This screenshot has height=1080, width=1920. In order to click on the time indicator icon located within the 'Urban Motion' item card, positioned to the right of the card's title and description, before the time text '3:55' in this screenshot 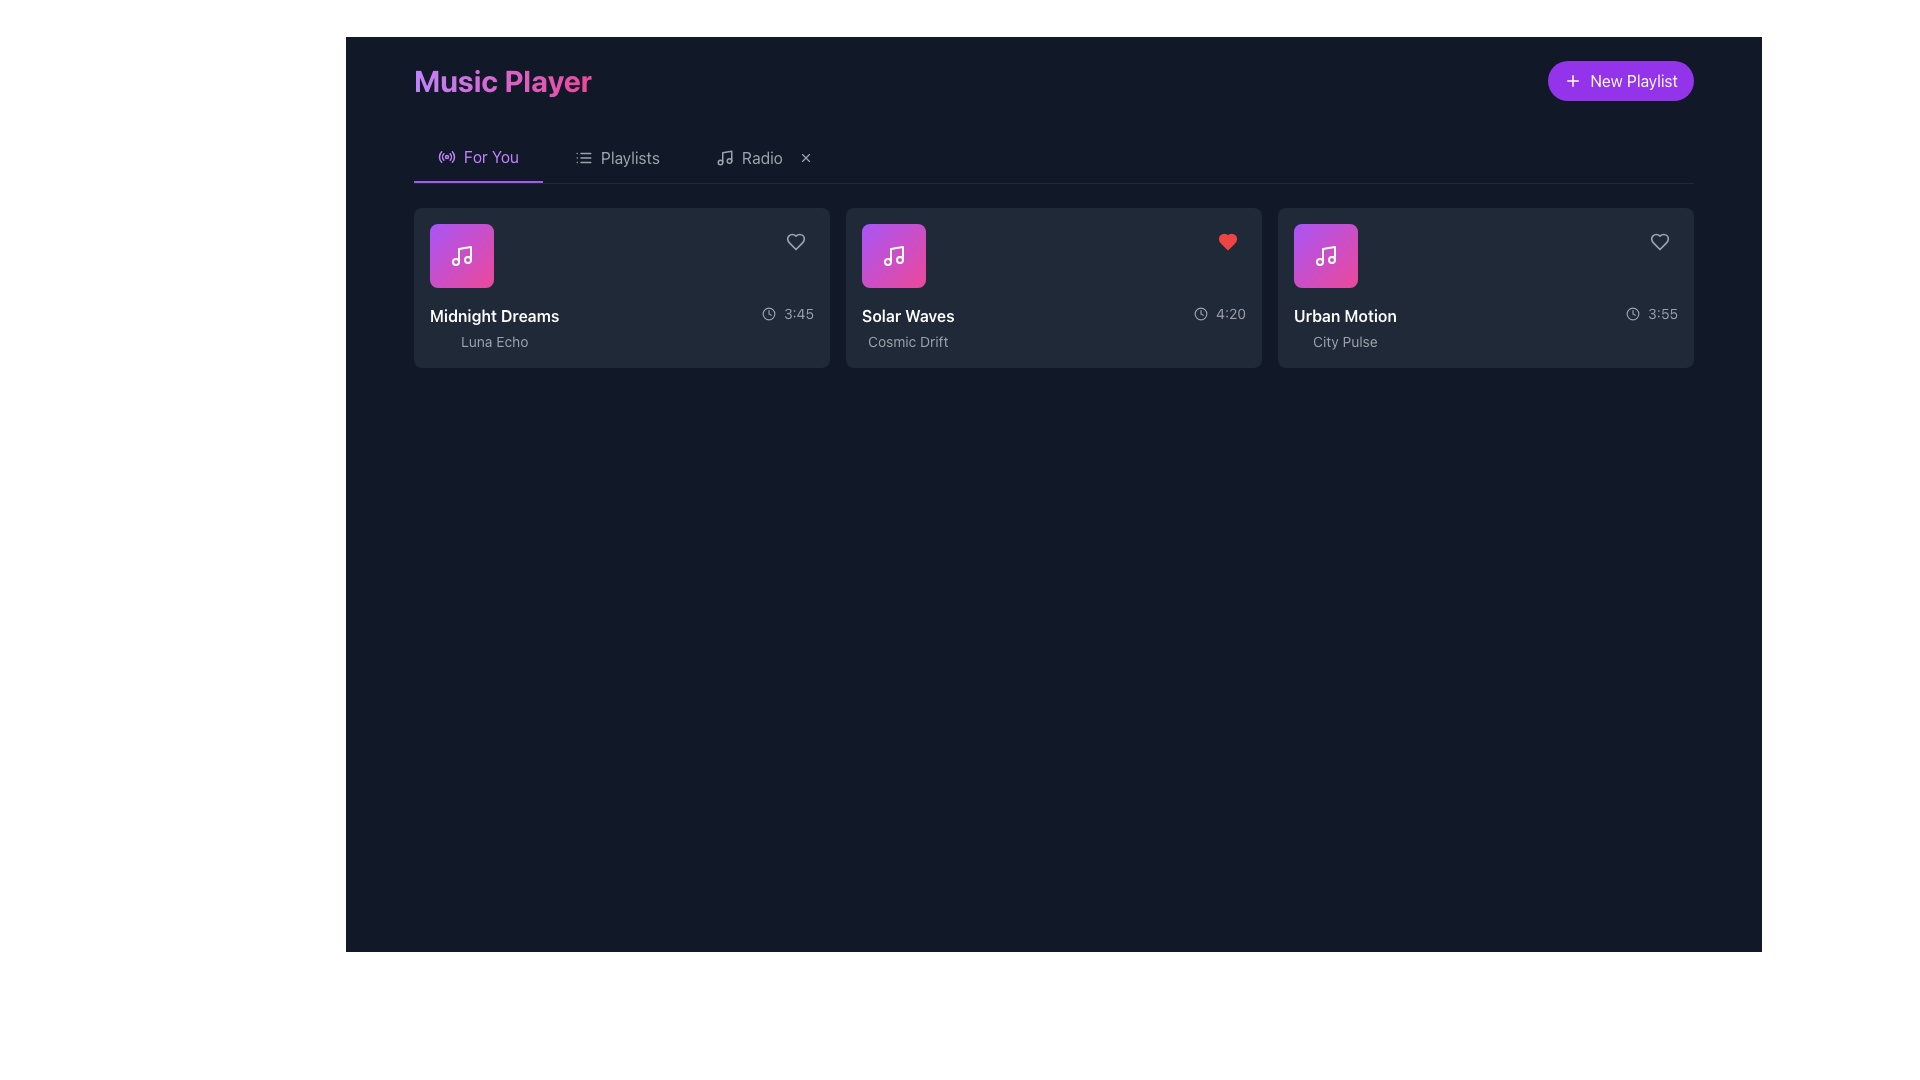, I will do `click(1633, 313)`.